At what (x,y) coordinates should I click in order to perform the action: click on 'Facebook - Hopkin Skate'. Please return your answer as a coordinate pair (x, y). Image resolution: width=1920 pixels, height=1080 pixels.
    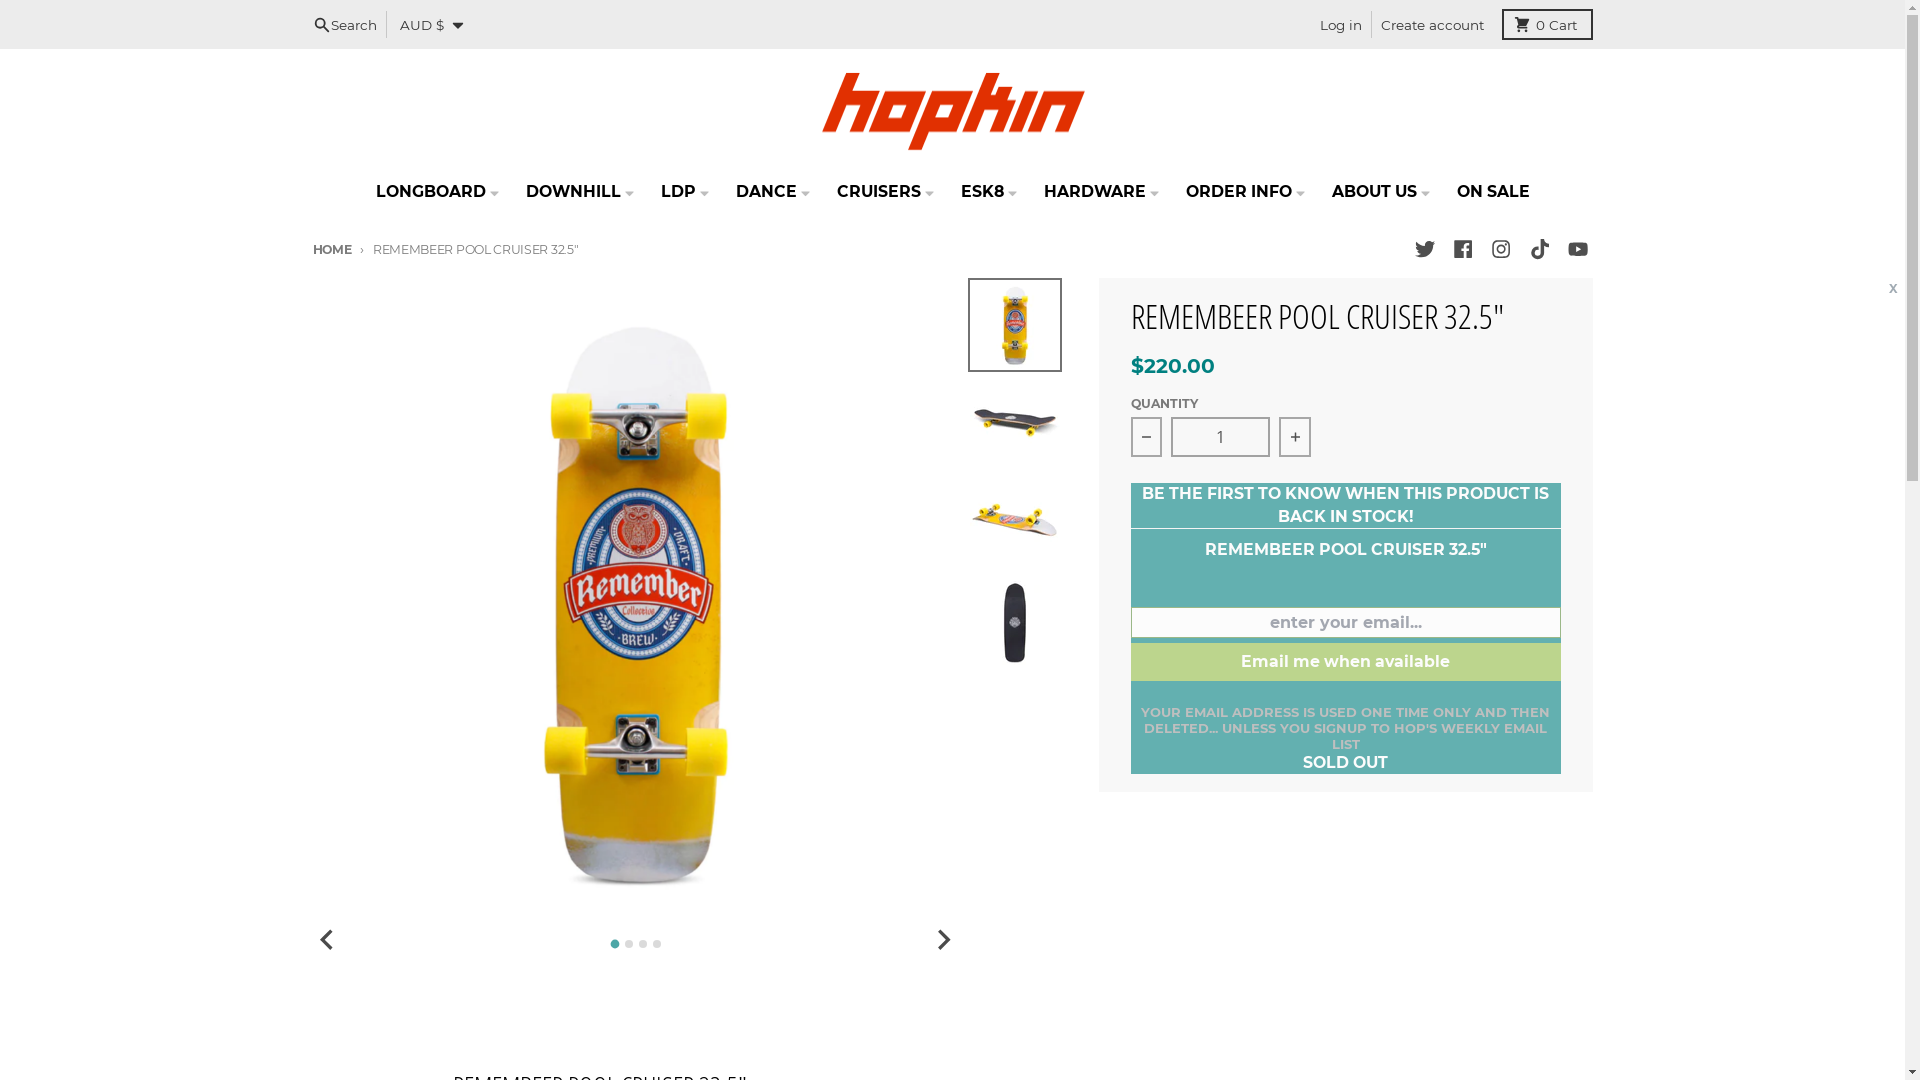
    Looking at the image, I should click on (1462, 248).